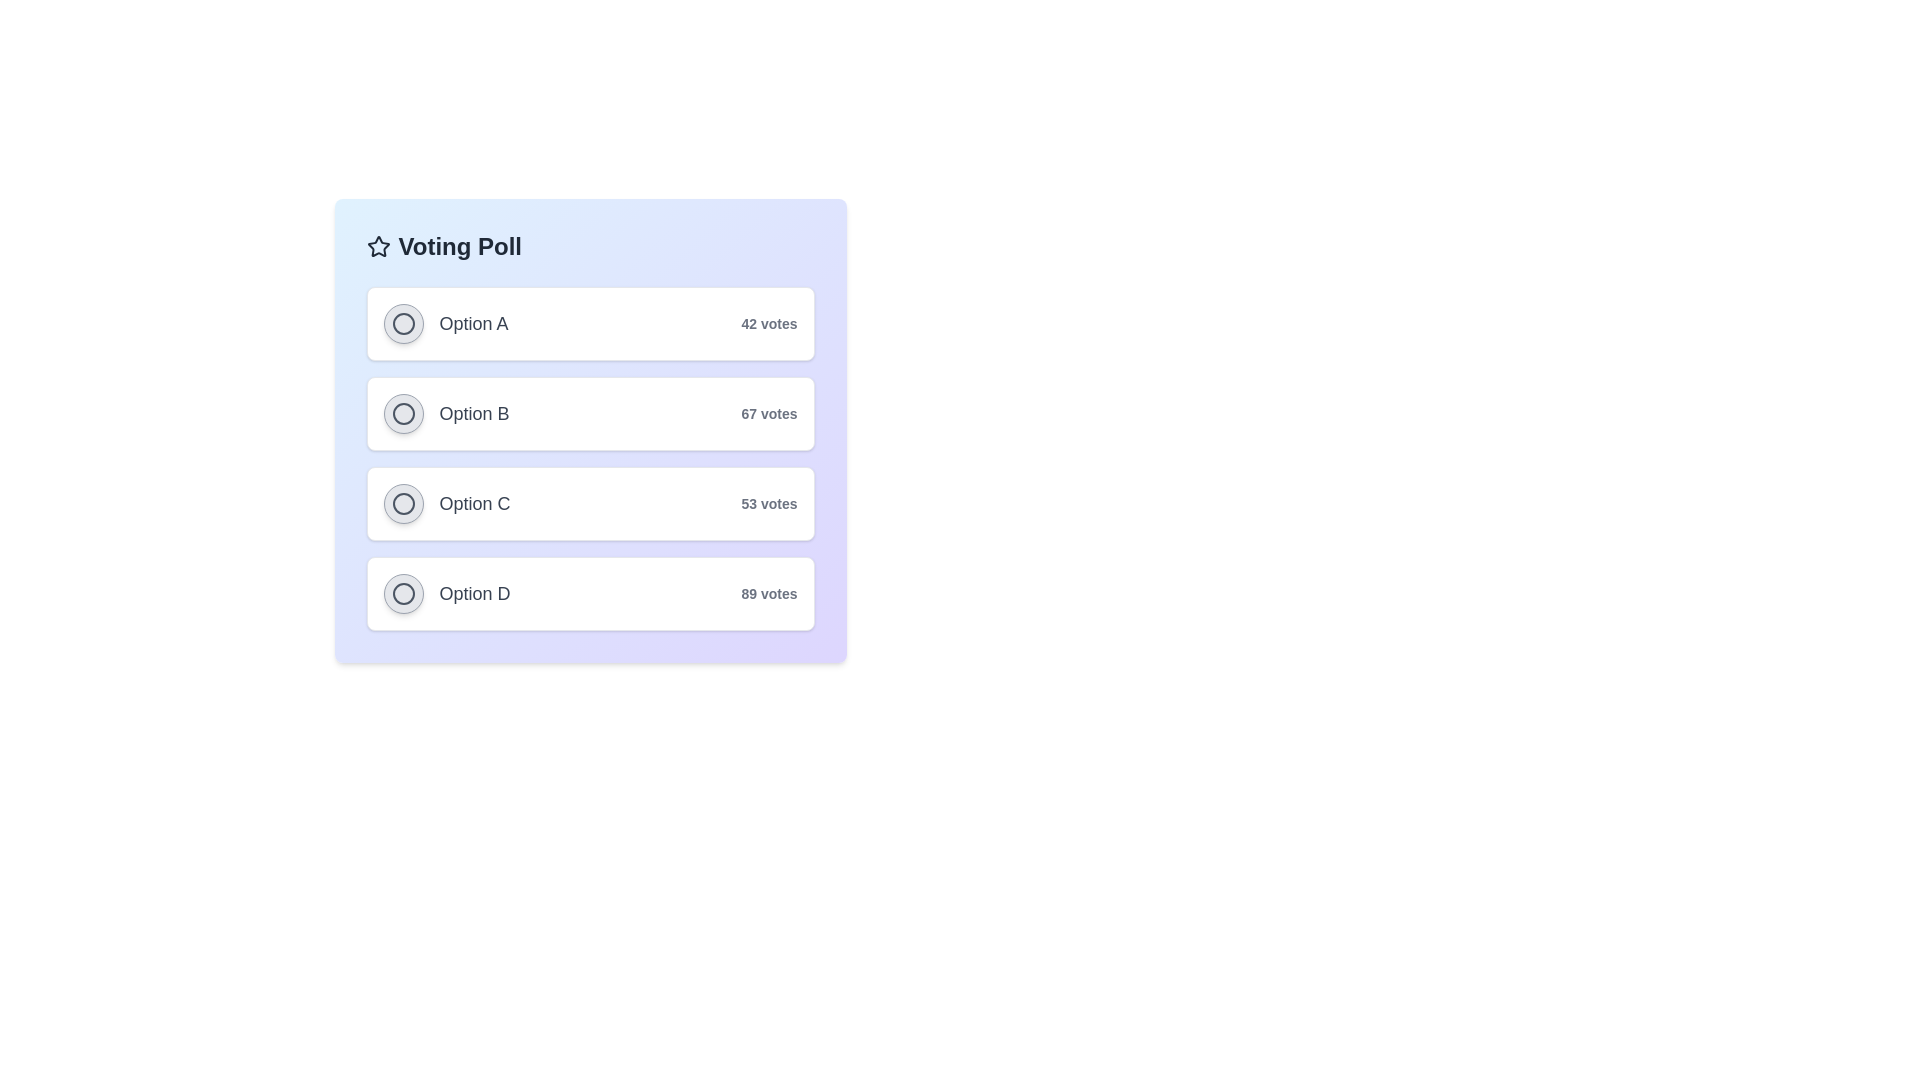  What do you see at coordinates (402, 503) in the screenshot?
I see `the third radio button, which is a circular icon with a gray outline, positioned next to the text 'Option C'` at bounding box center [402, 503].